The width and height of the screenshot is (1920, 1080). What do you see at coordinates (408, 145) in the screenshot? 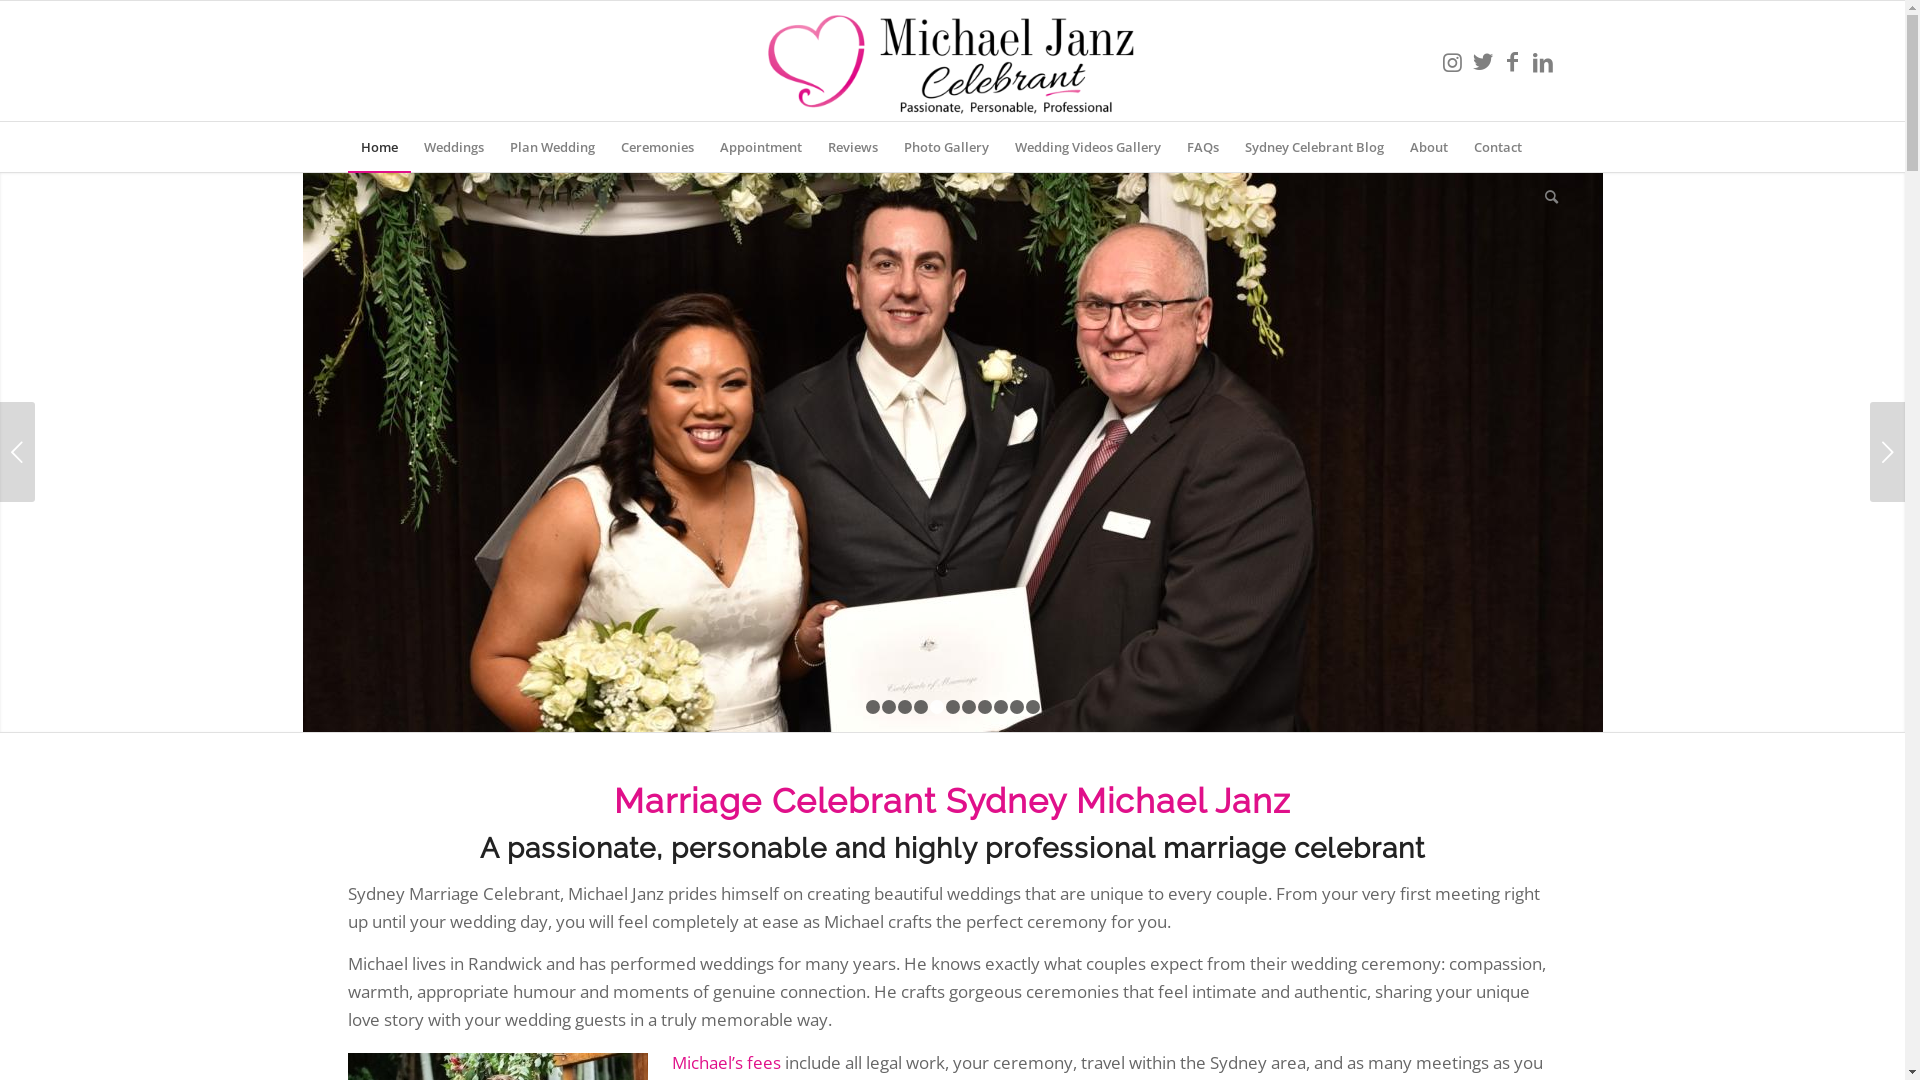
I see `'Weddings'` at bounding box center [408, 145].